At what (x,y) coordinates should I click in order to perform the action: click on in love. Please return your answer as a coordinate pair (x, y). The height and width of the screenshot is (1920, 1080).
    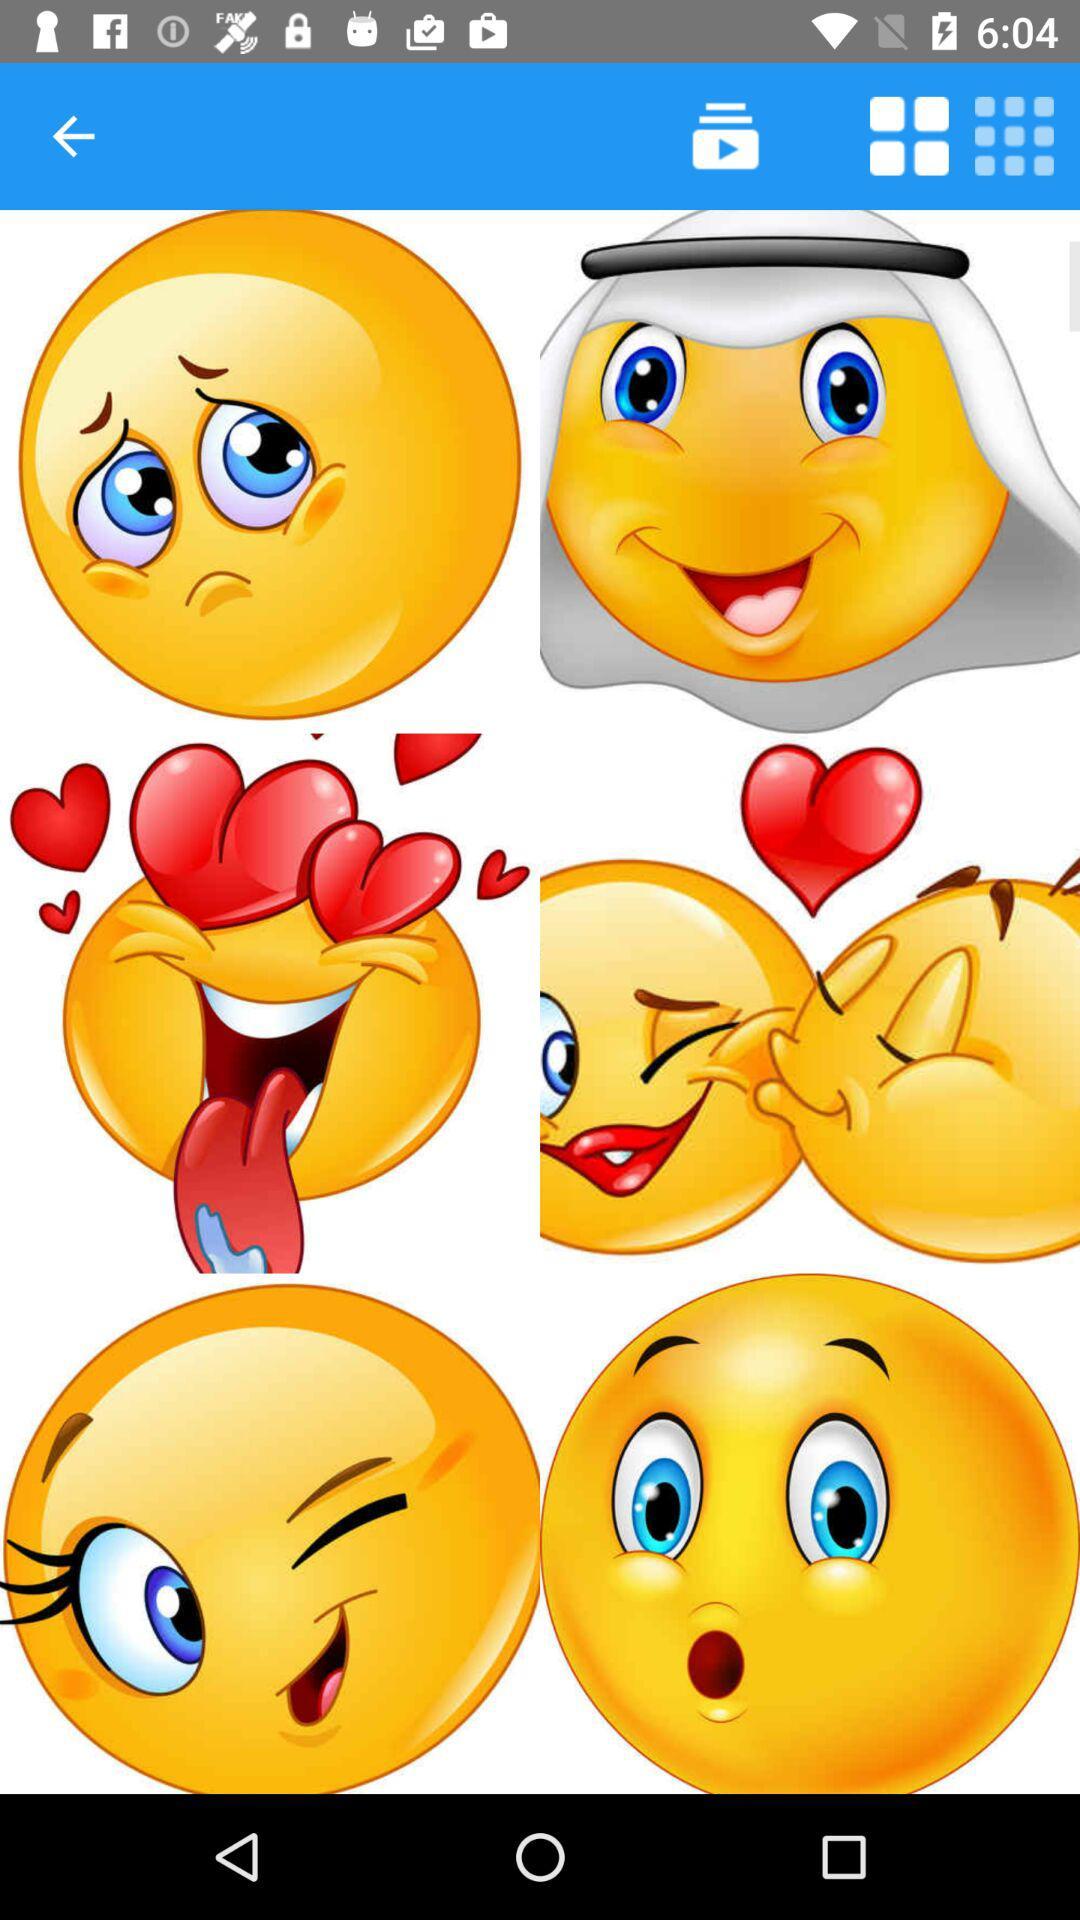
    Looking at the image, I should click on (270, 1003).